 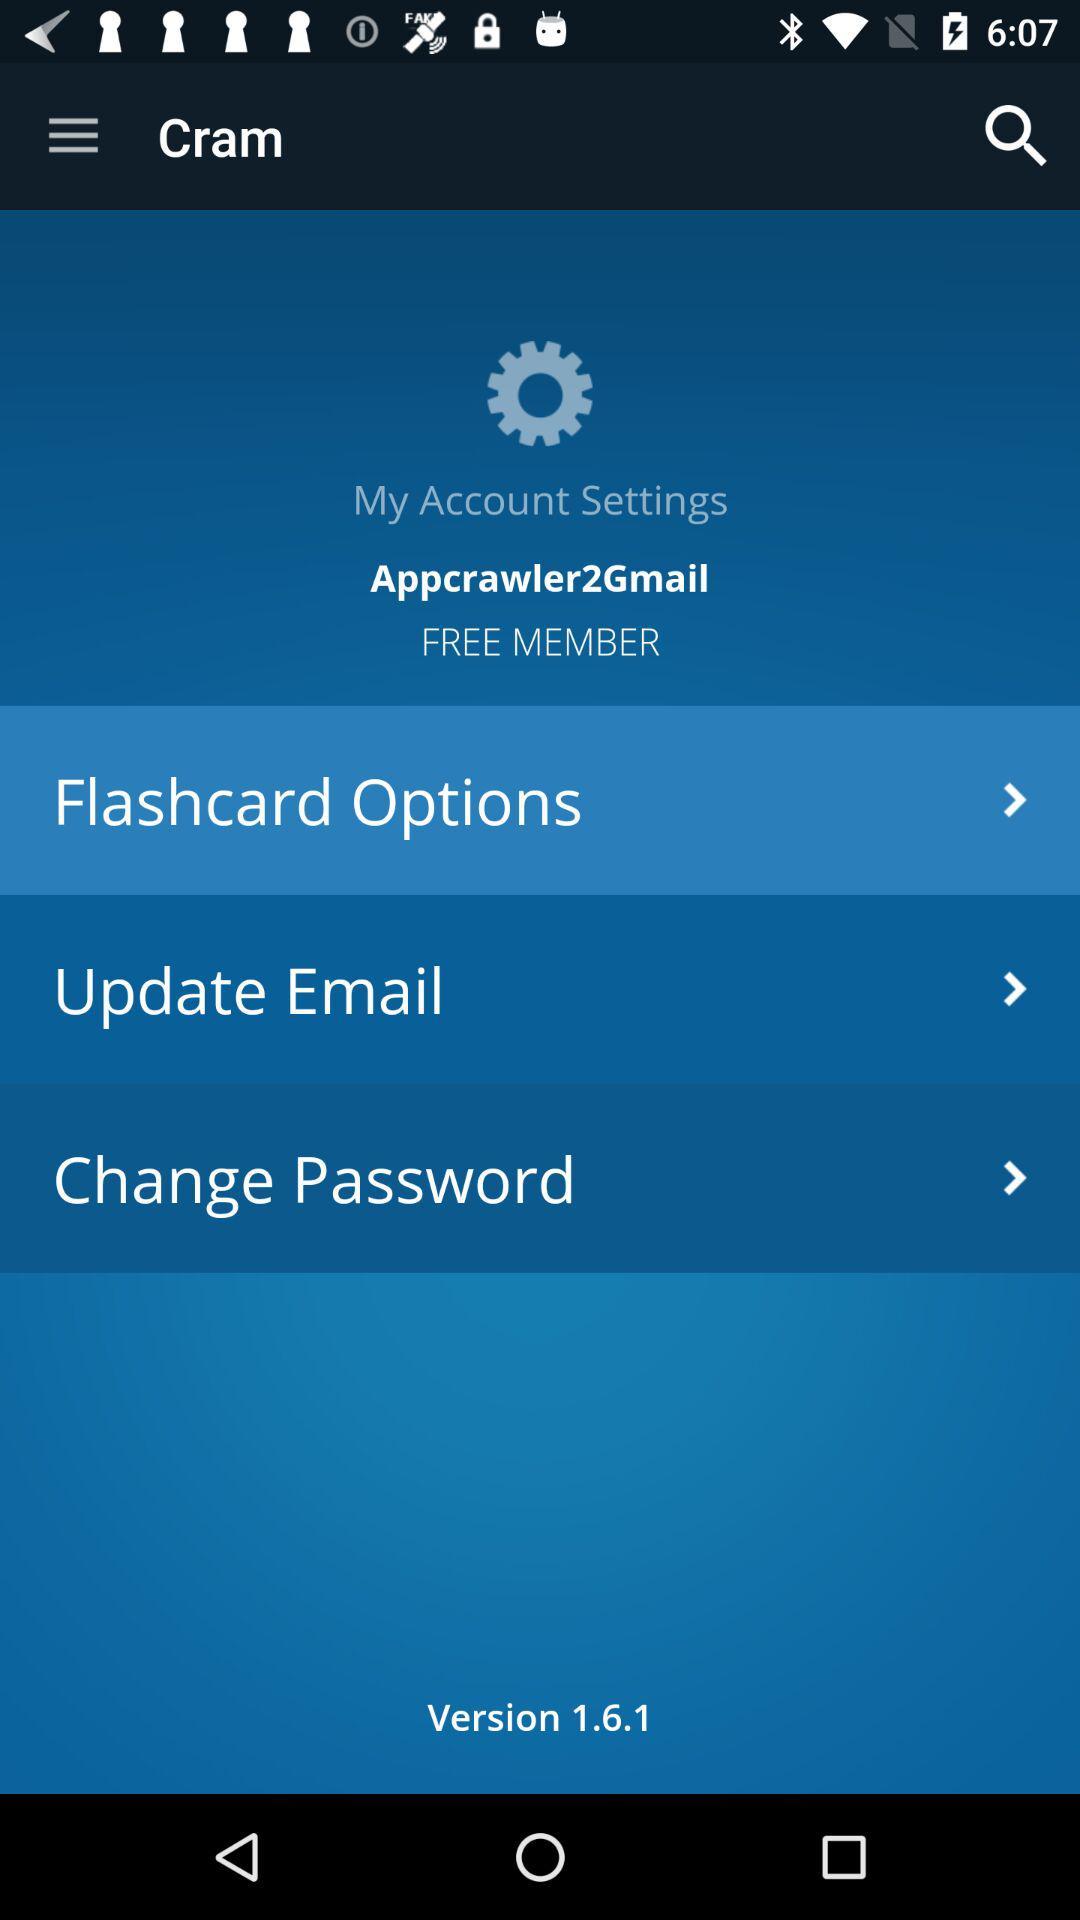 What do you see at coordinates (540, 800) in the screenshot?
I see `flashcard options icon` at bounding box center [540, 800].